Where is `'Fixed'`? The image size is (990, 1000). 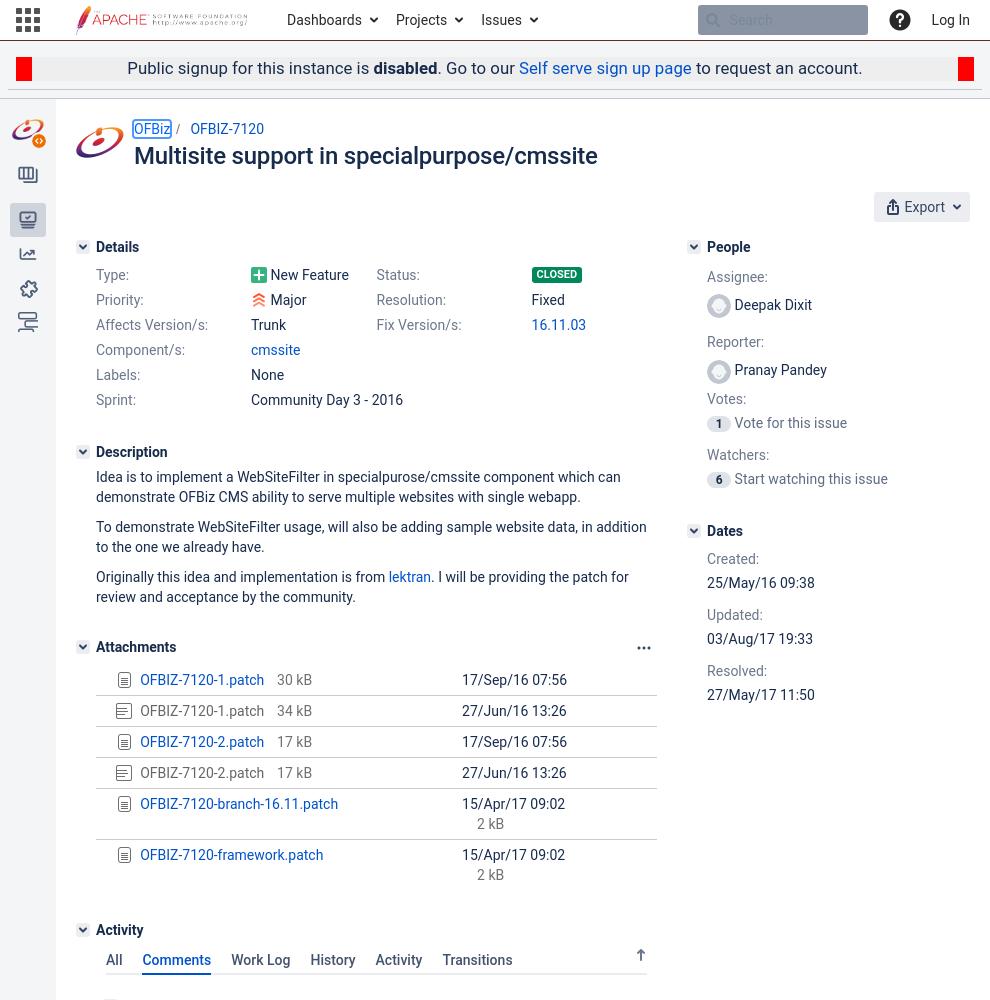
'Fixed' is located at coordinates (530, 299).